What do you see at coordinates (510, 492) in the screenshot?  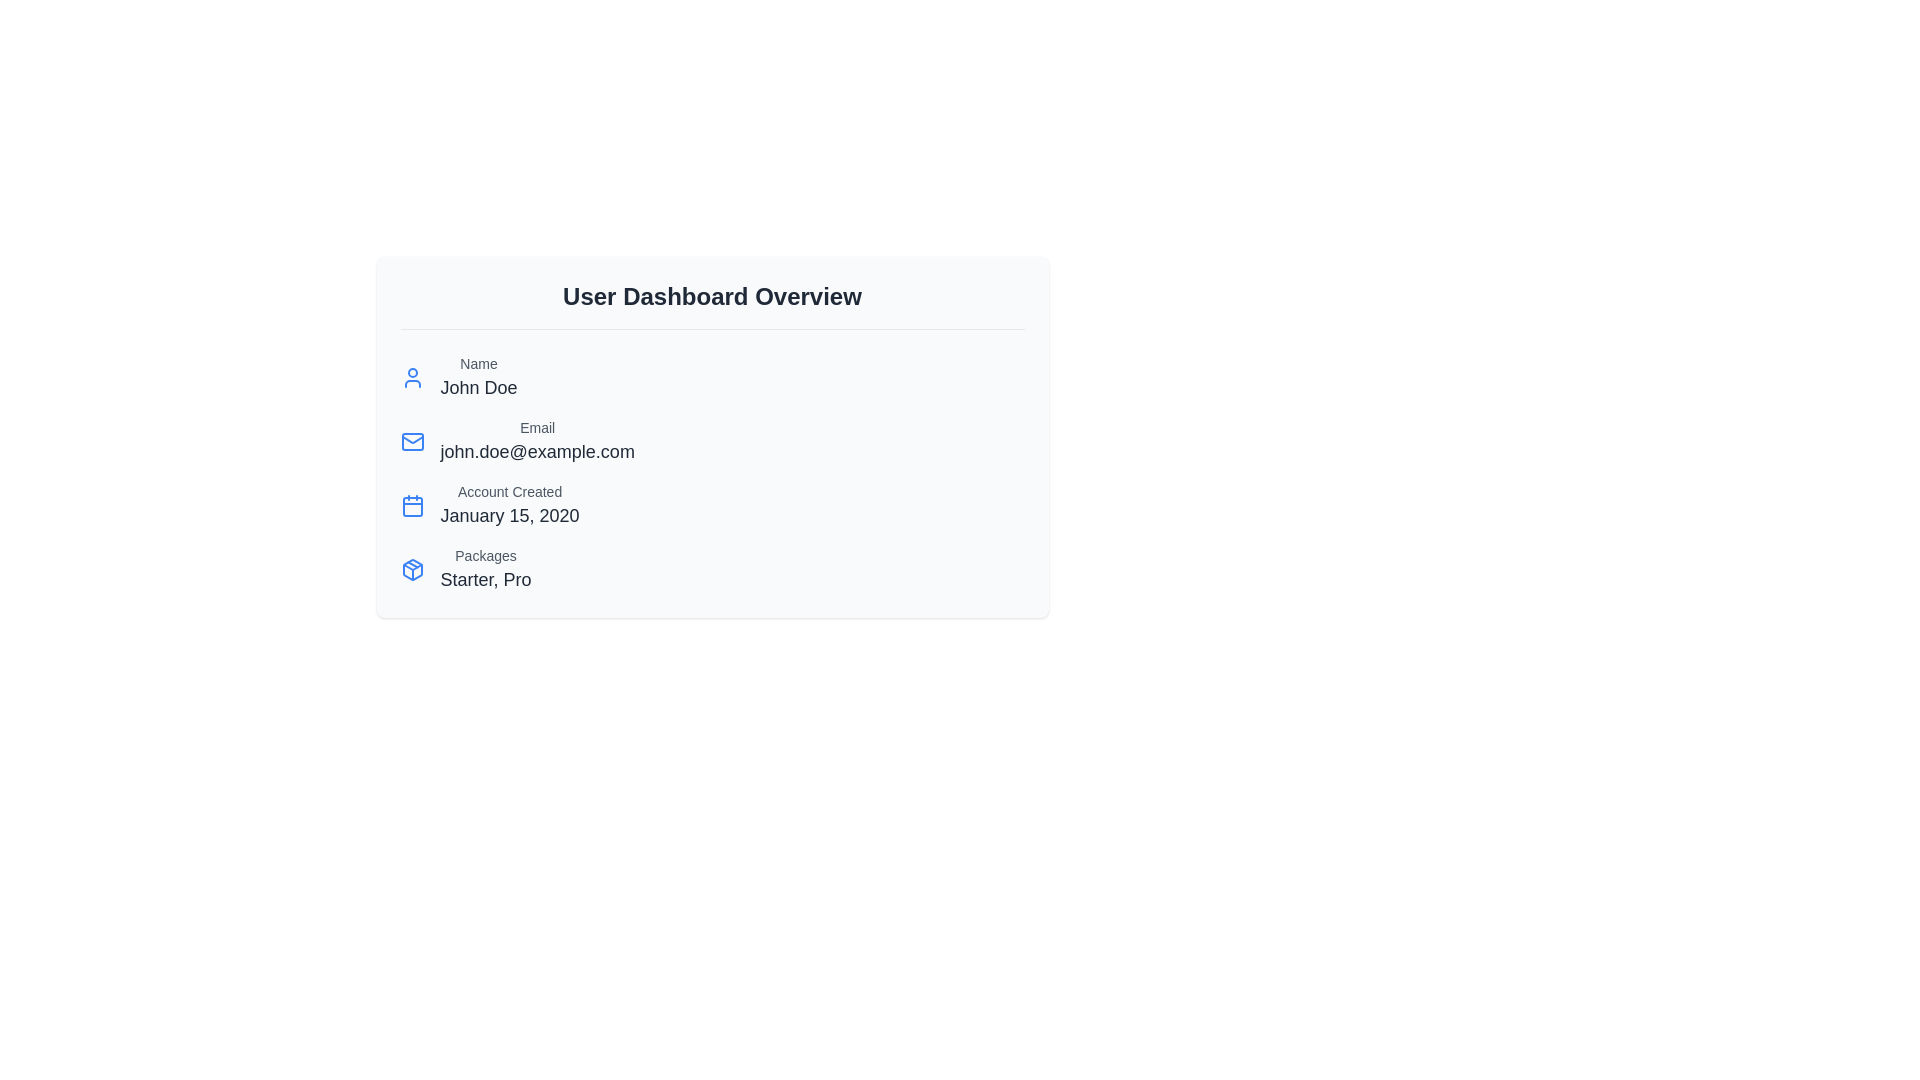 I see `the Static Text Label that reads 'Account Created', which is aligned with the left side of the UI, located below the email information section and above the date text` at bounding box center [510, 492].